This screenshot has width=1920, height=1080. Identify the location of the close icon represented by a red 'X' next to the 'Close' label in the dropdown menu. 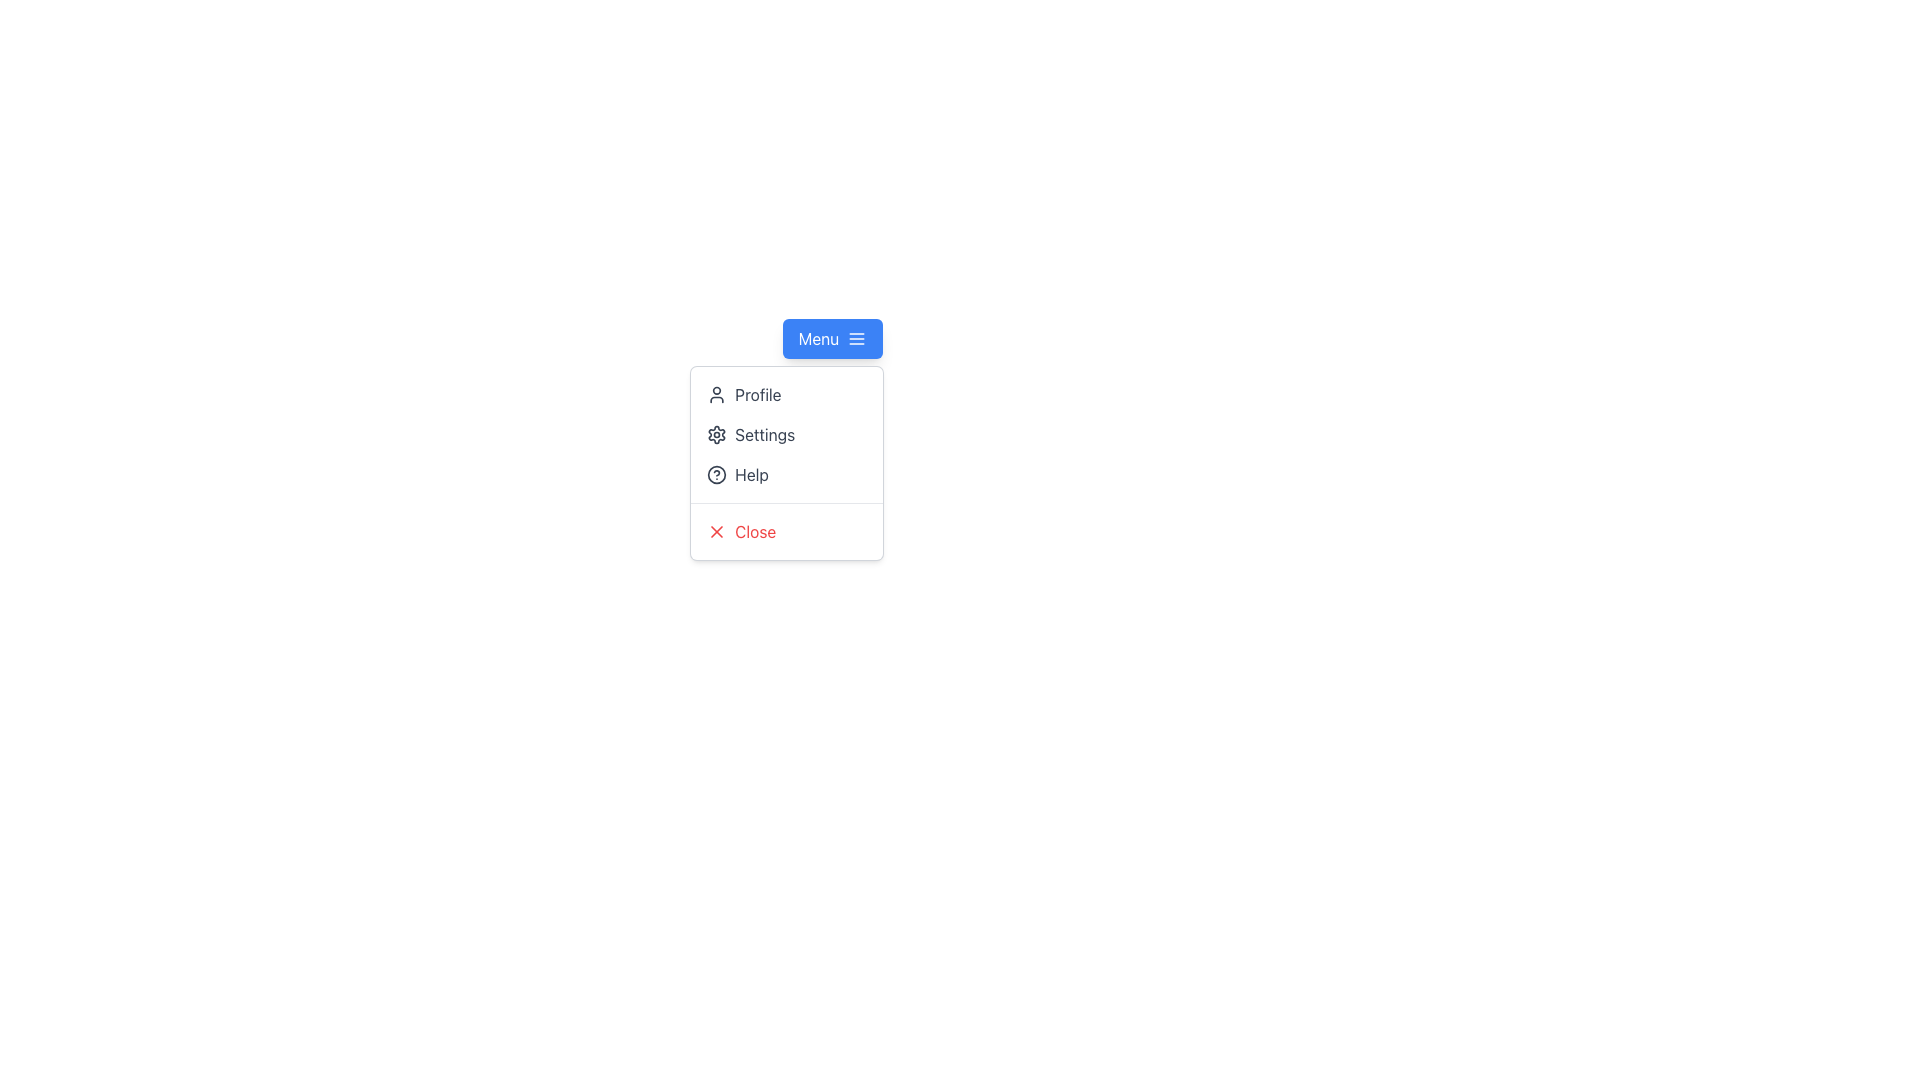
(717, 531).